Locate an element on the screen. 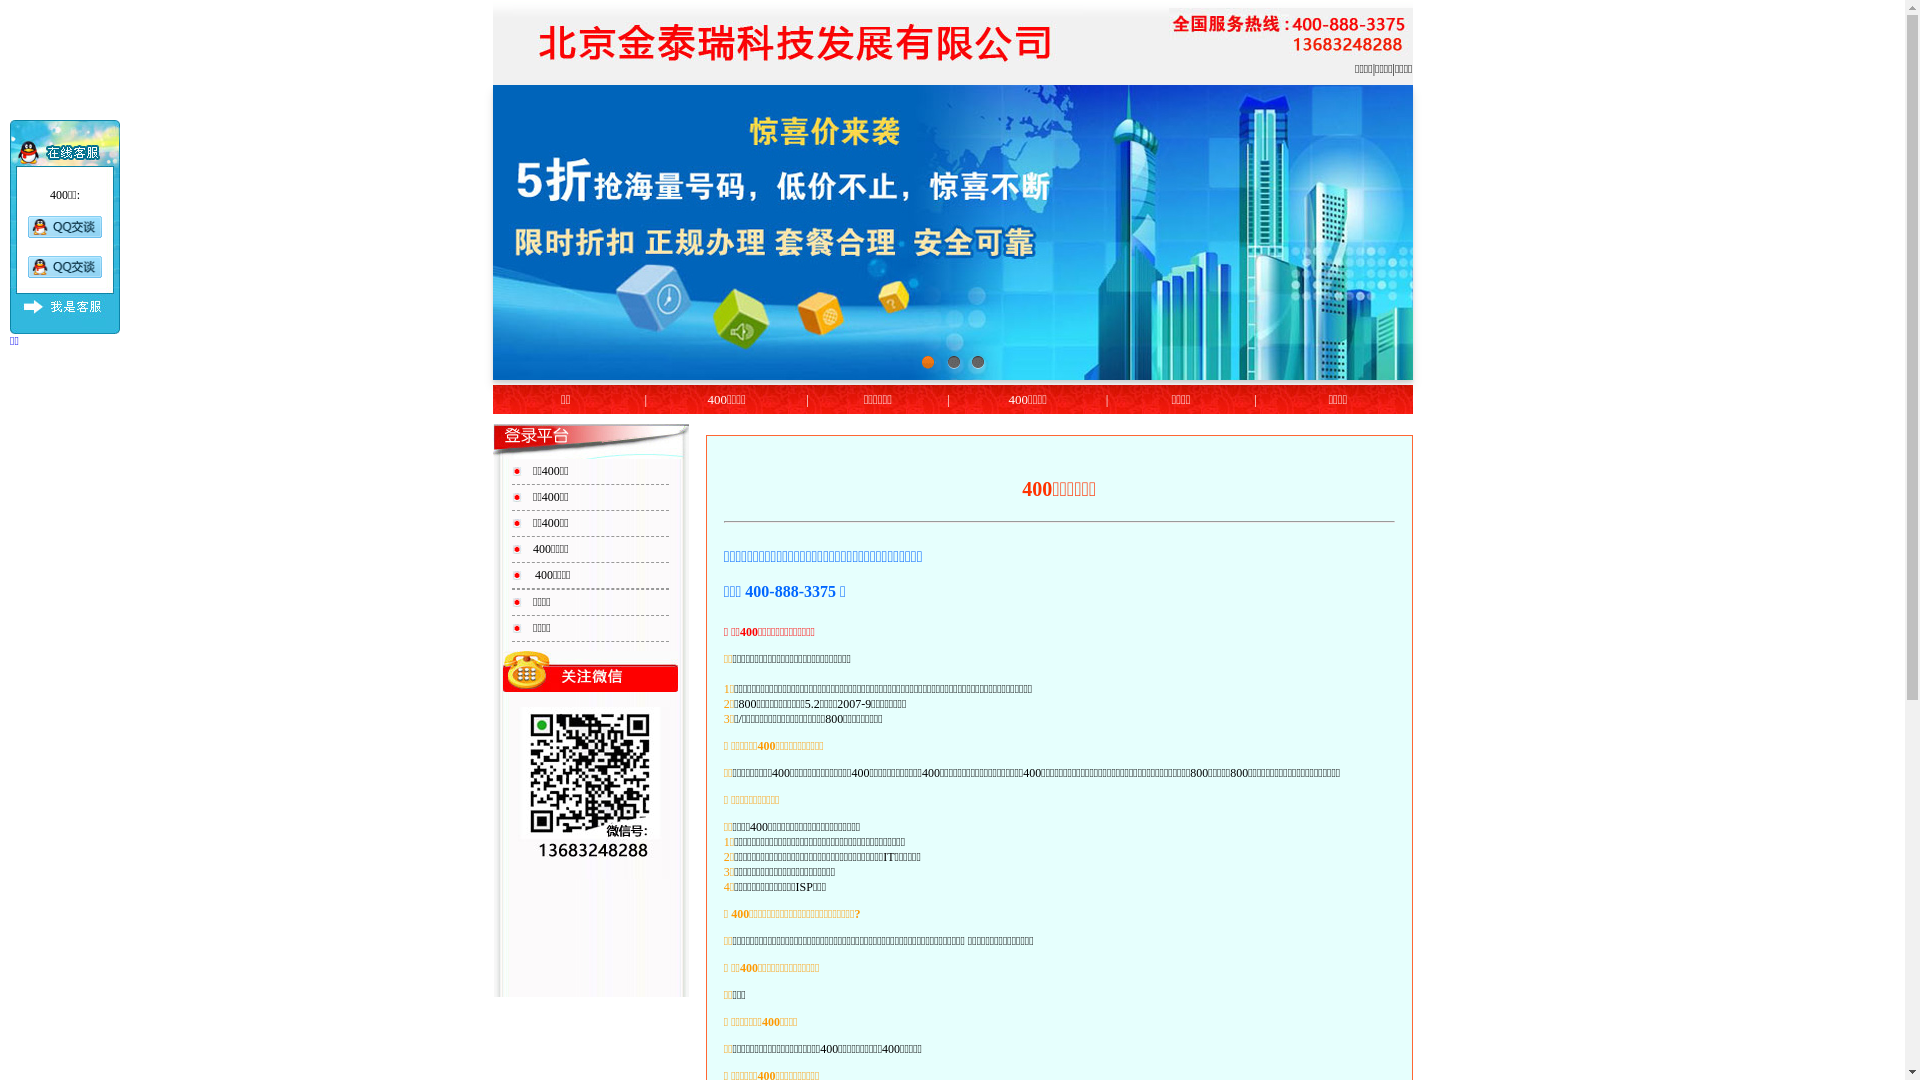 The width and height of the screenshot is (1920, 1080). '2' is located at coordinates (952, 362).